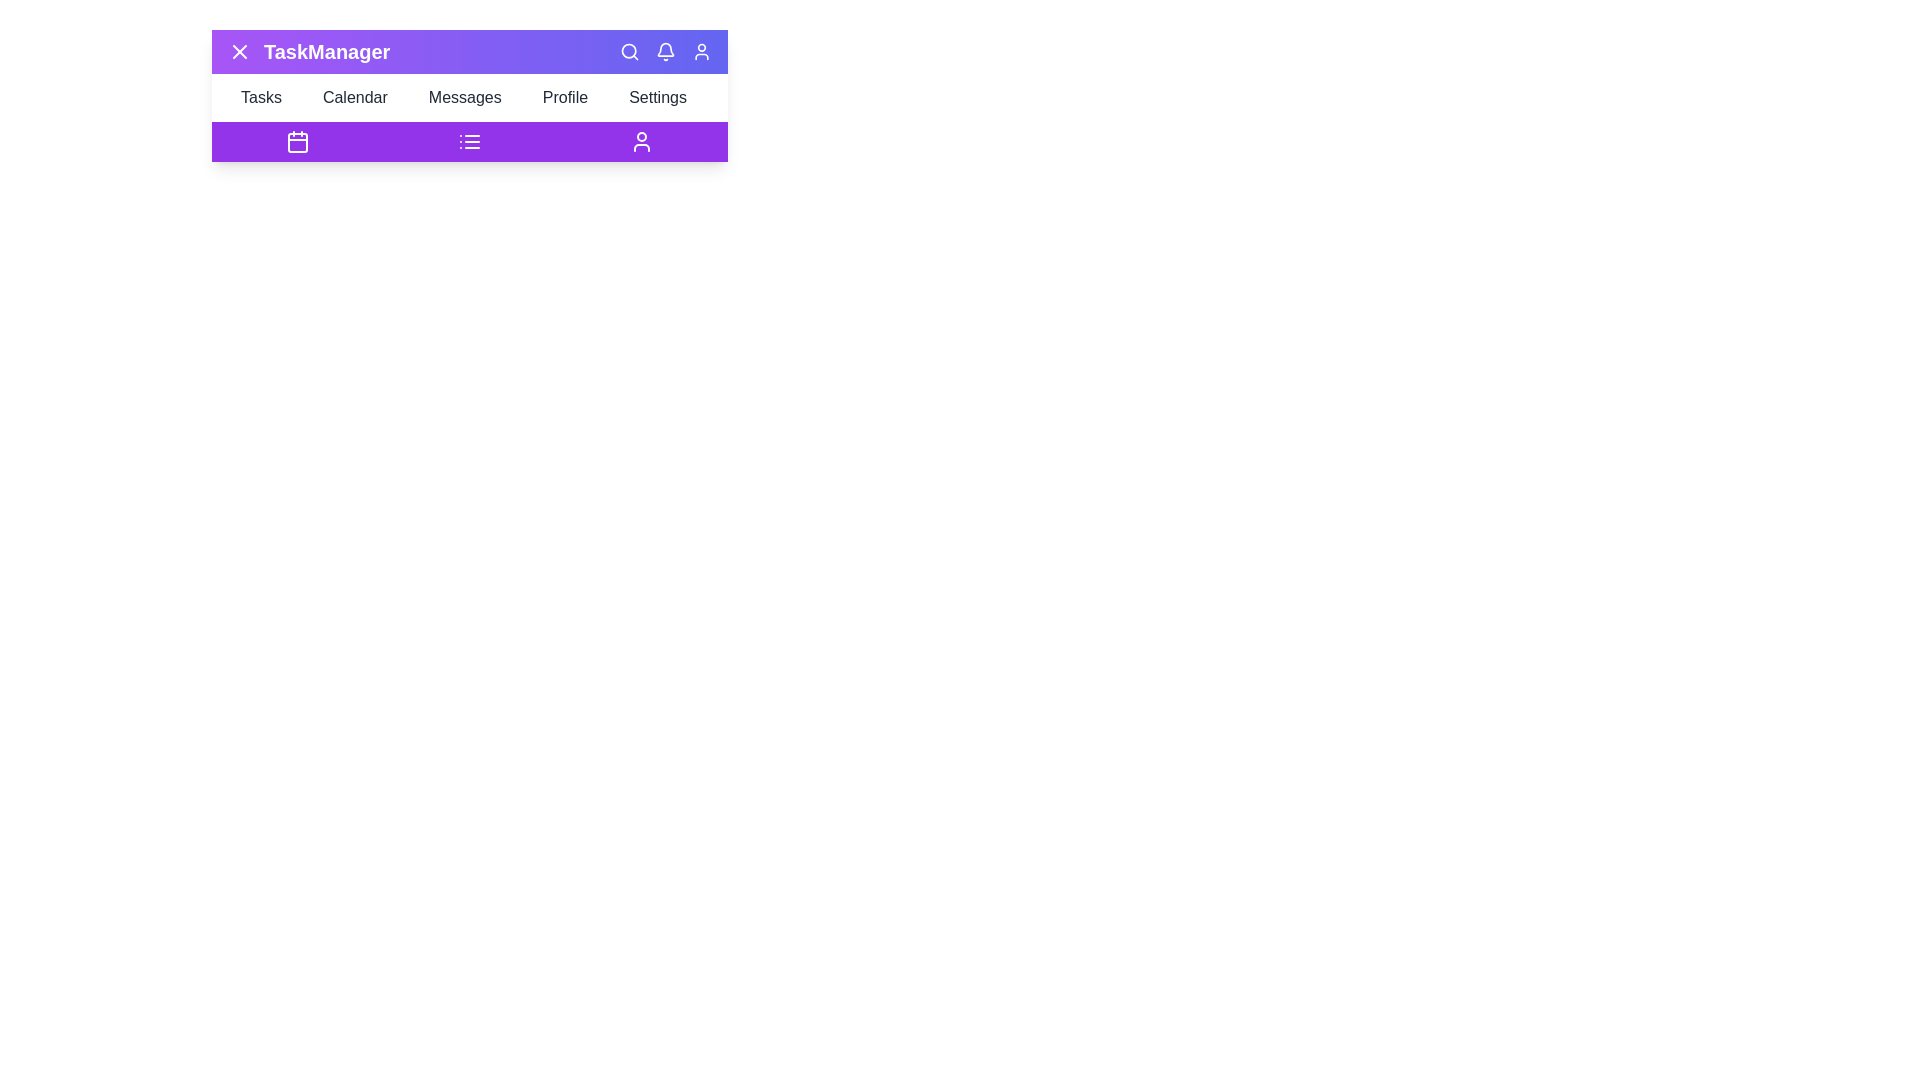  I want to click on the Search icon in the top-right corner of the app bar, so click(628, 50).